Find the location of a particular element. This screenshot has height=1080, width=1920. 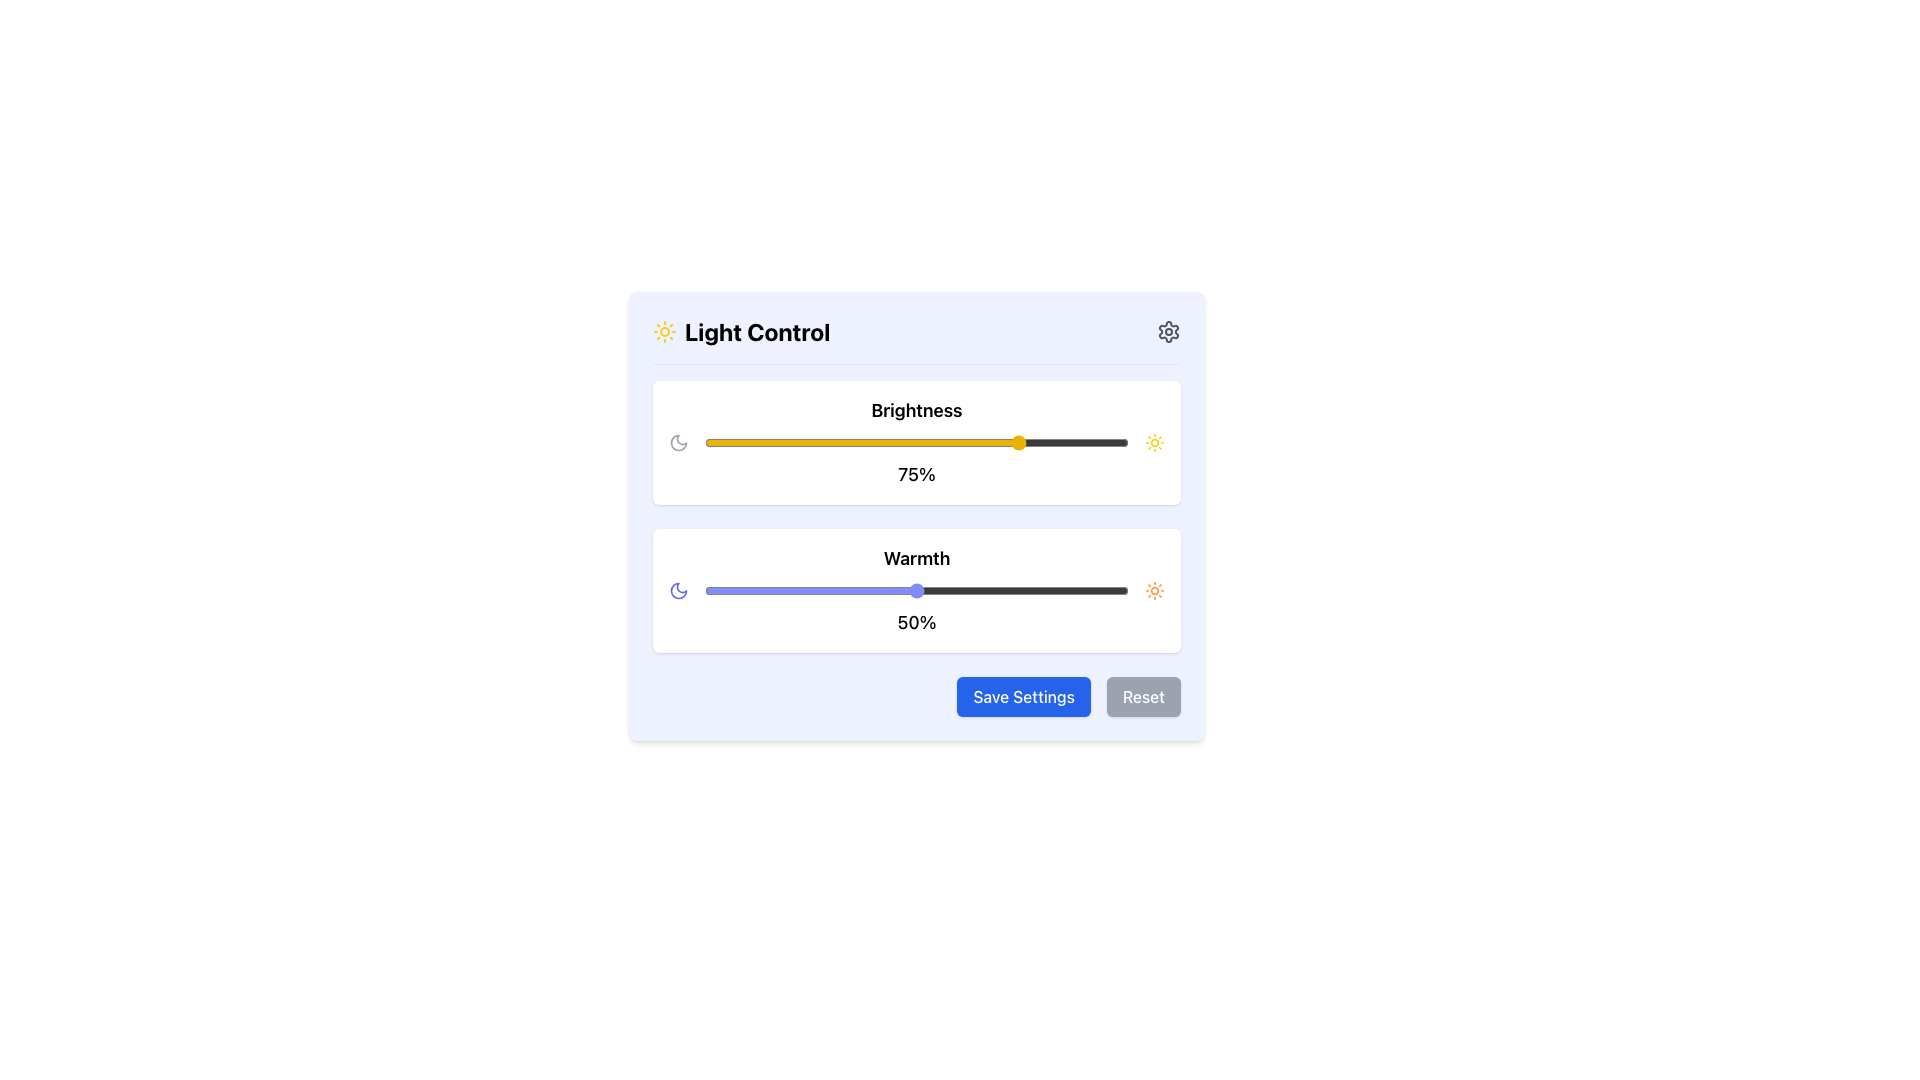

the 'Save Settings' button, which is a rectangular button with rounded corners, bold white font, and a blue background located at the bottom-right section of the UI card is located at coordinates (1023, 696).